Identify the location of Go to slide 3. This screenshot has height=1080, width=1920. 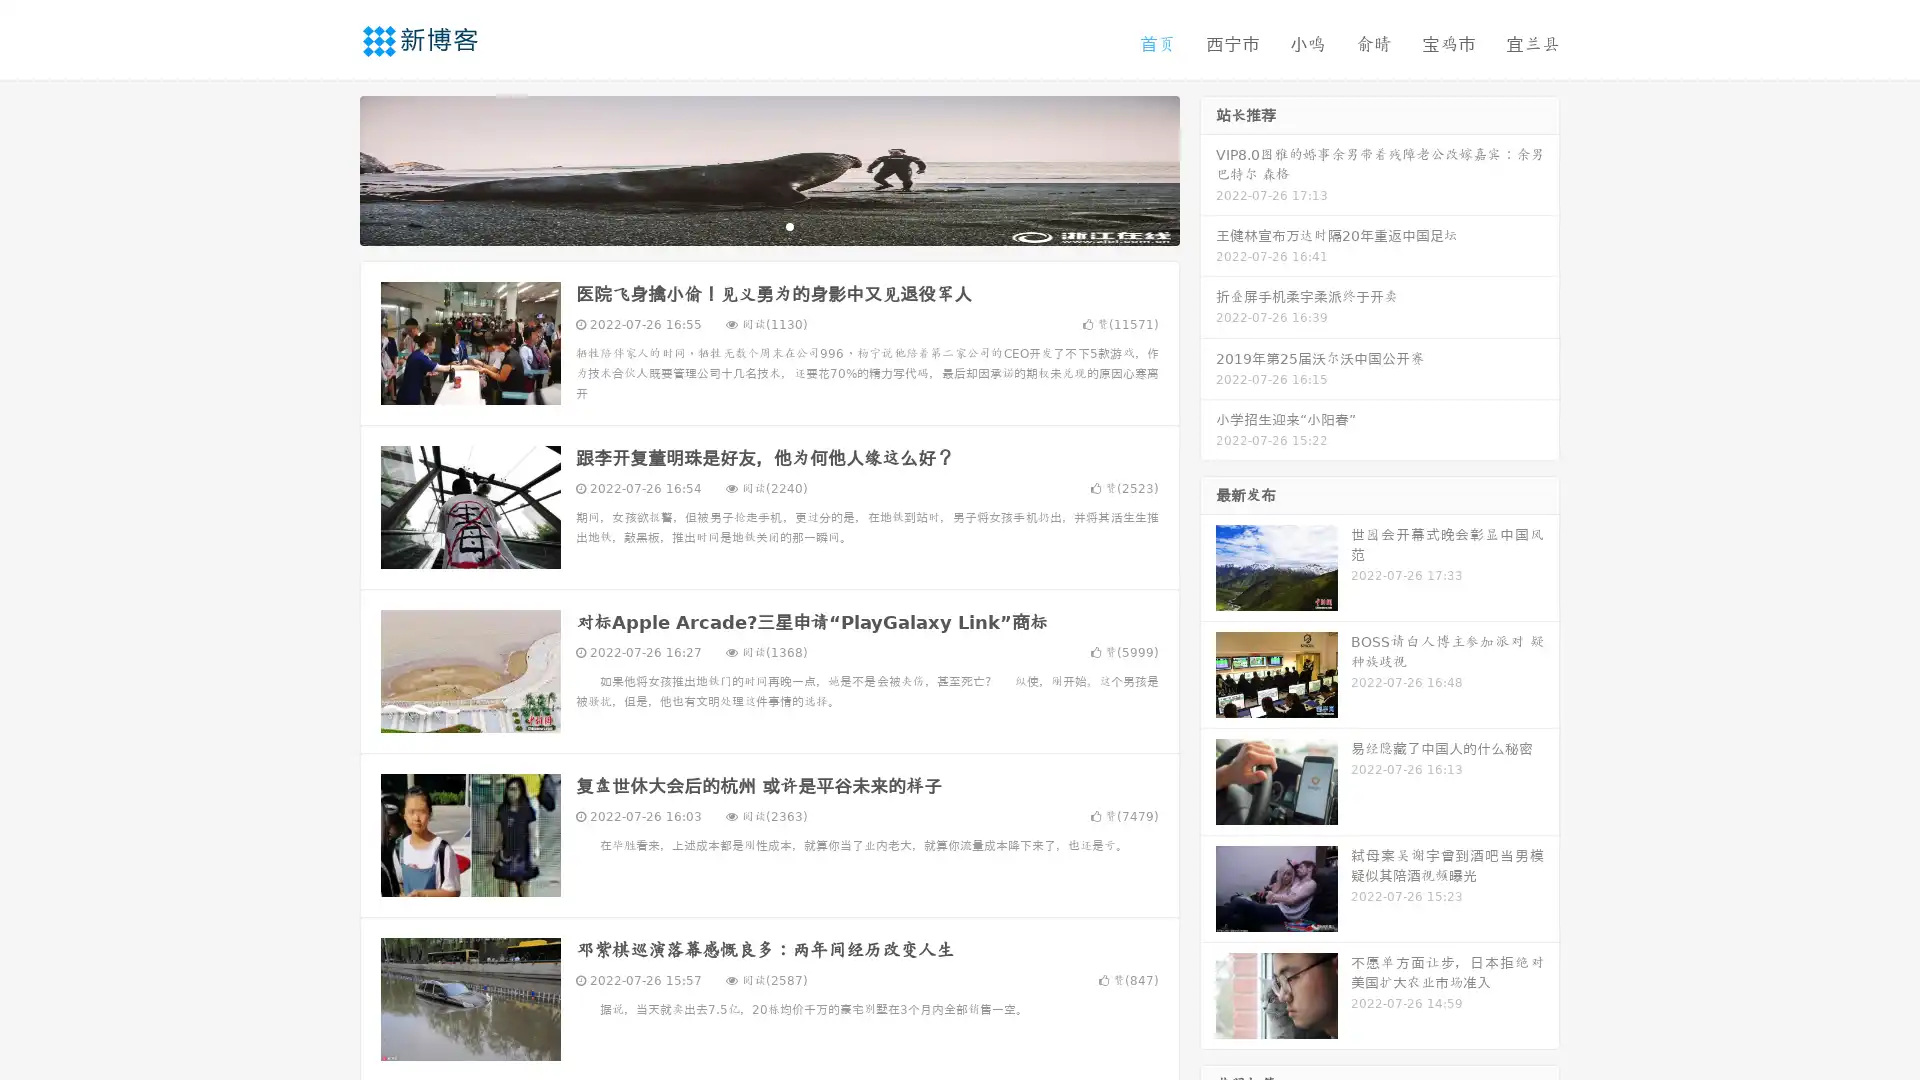
(789, 225).